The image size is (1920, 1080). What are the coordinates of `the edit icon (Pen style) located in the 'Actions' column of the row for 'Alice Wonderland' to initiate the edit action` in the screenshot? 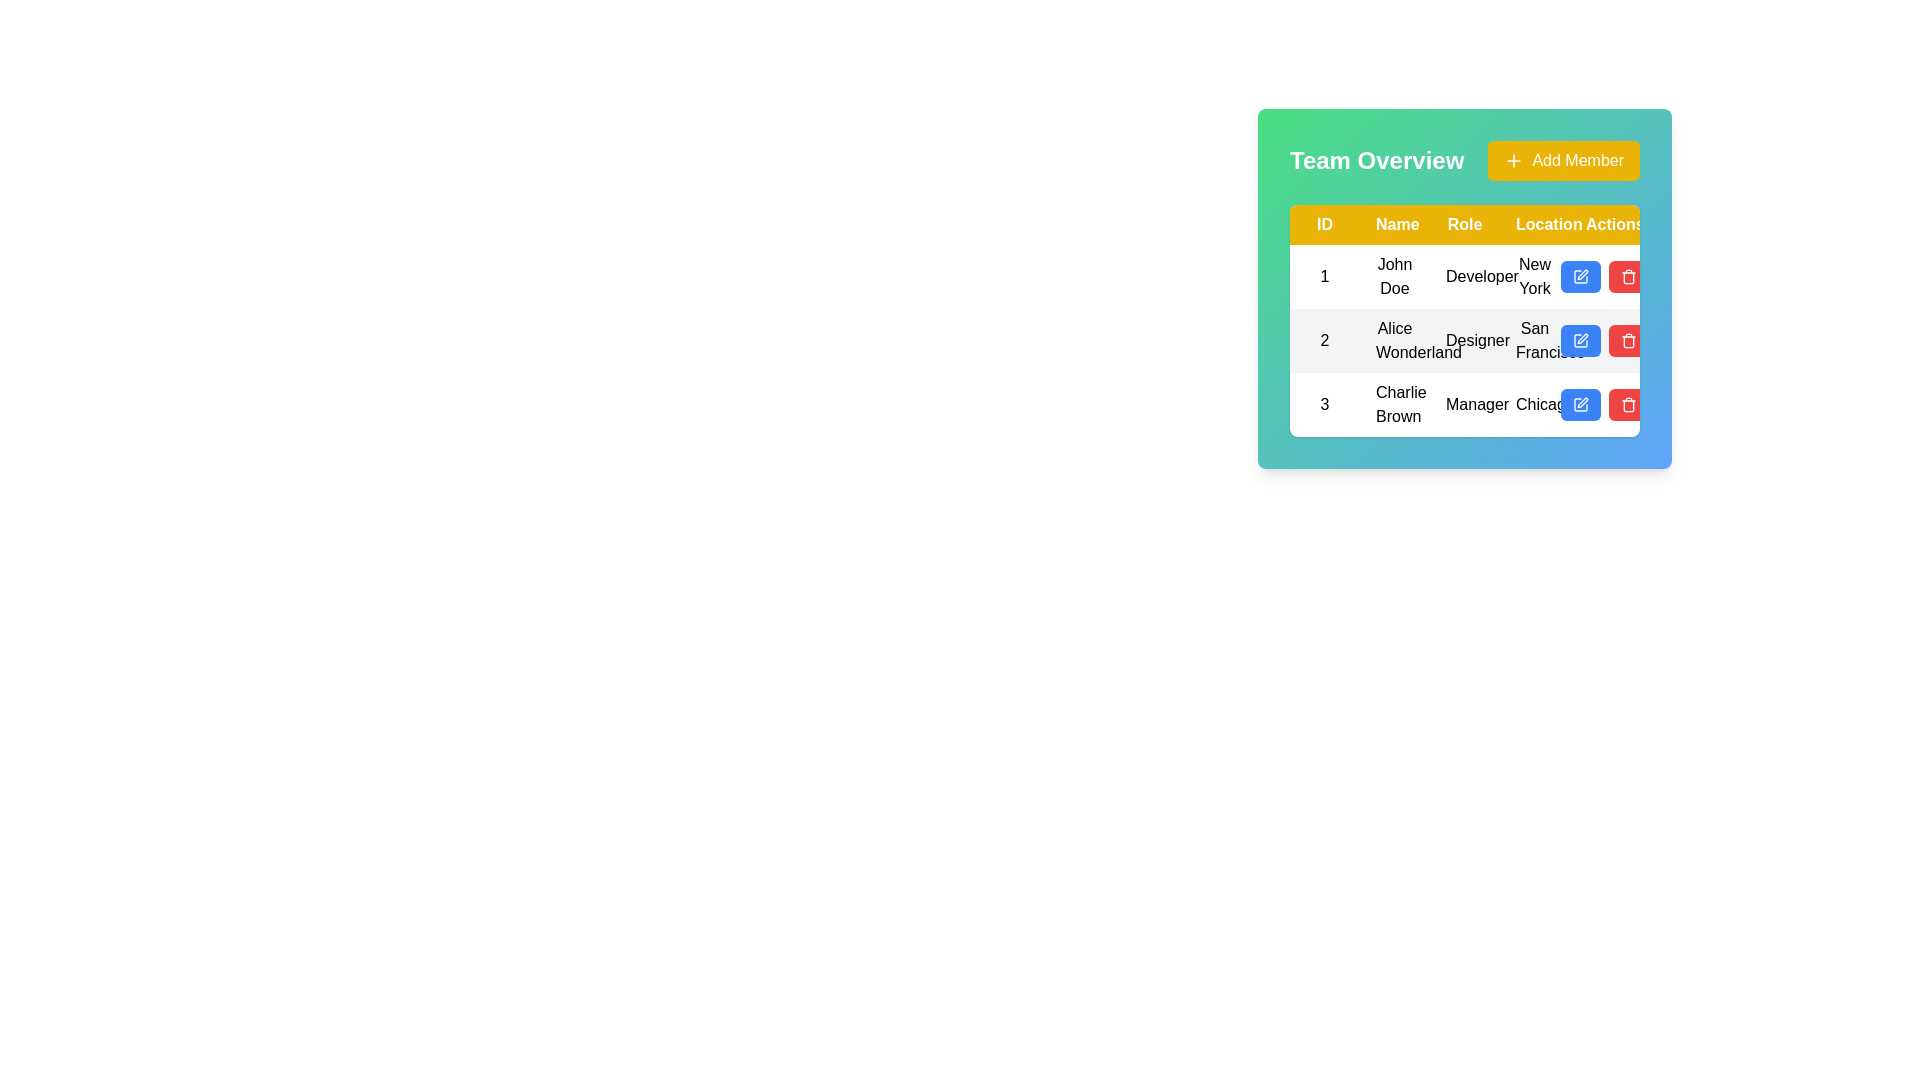 It's located at (1582, 338).